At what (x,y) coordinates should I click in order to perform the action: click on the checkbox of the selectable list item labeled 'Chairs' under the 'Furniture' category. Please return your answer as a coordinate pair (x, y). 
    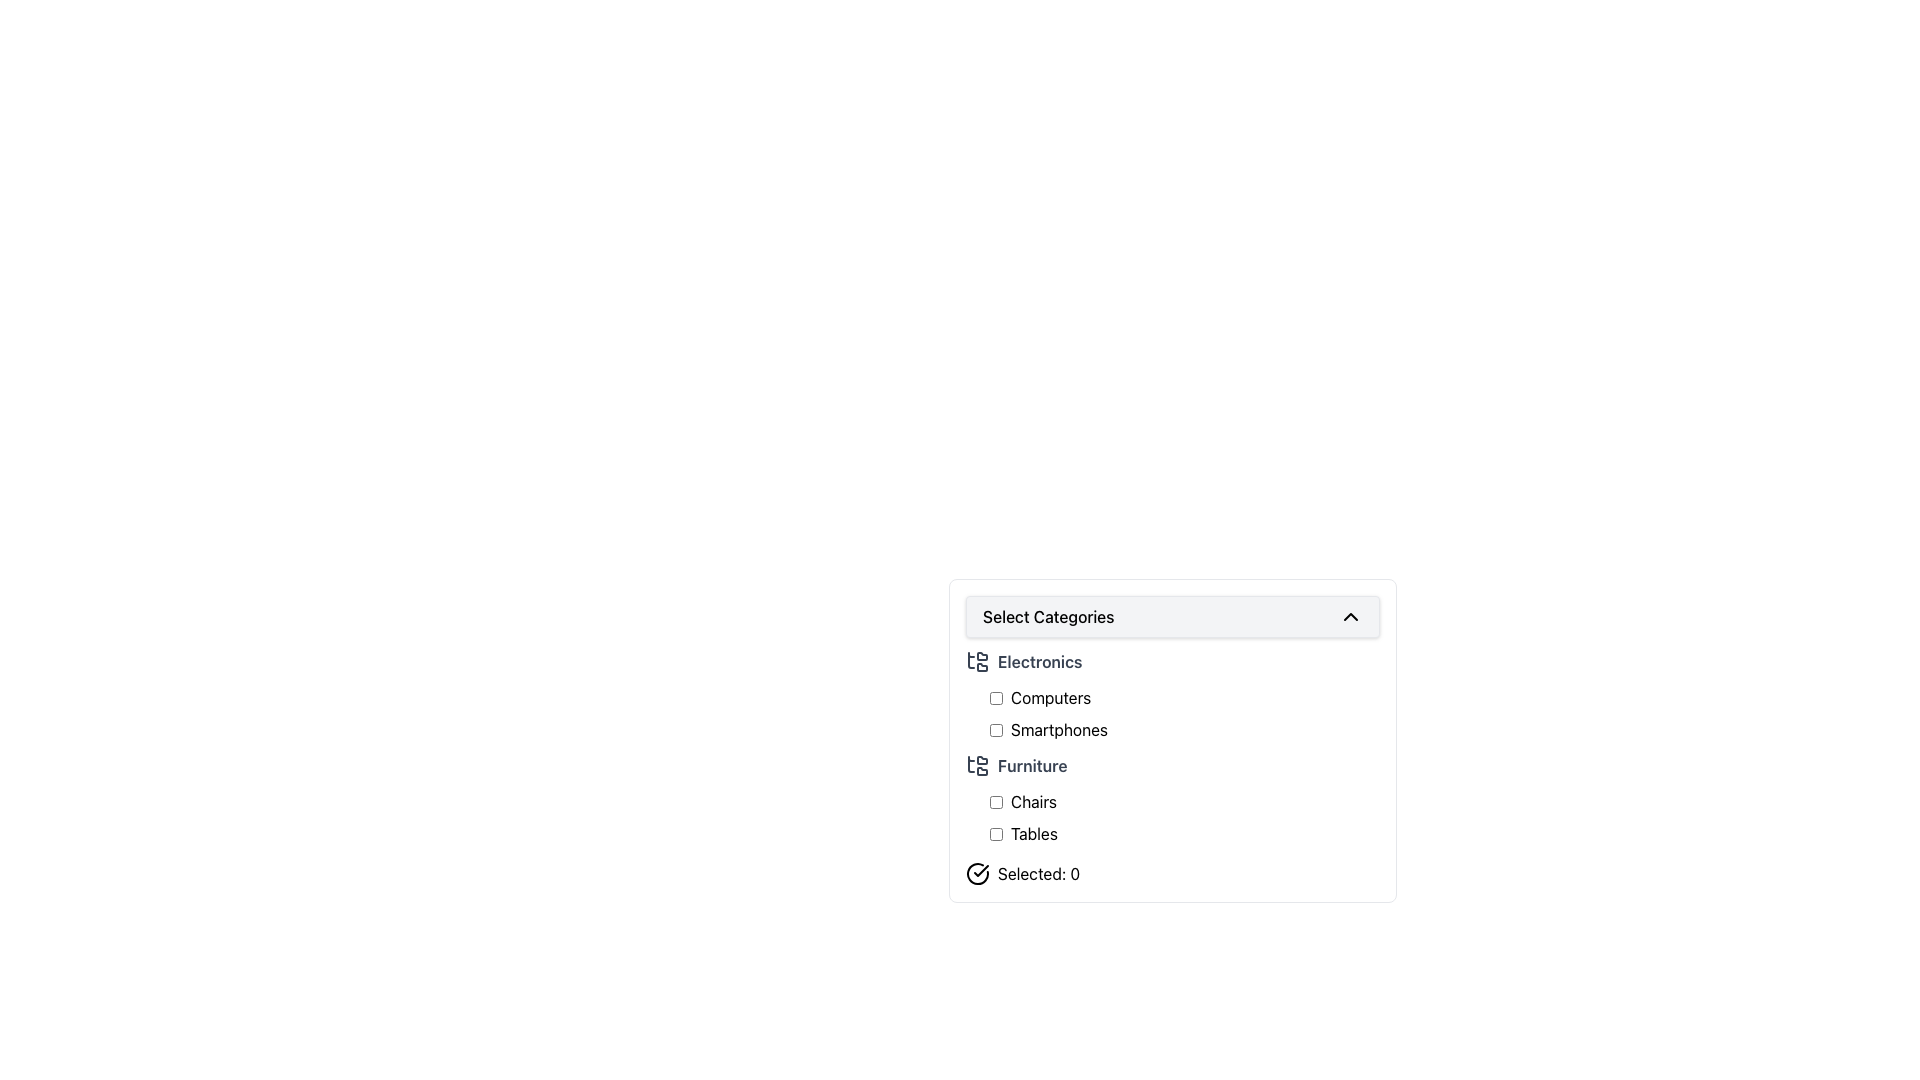
    Looking at the image, I should click on (1185, 801).